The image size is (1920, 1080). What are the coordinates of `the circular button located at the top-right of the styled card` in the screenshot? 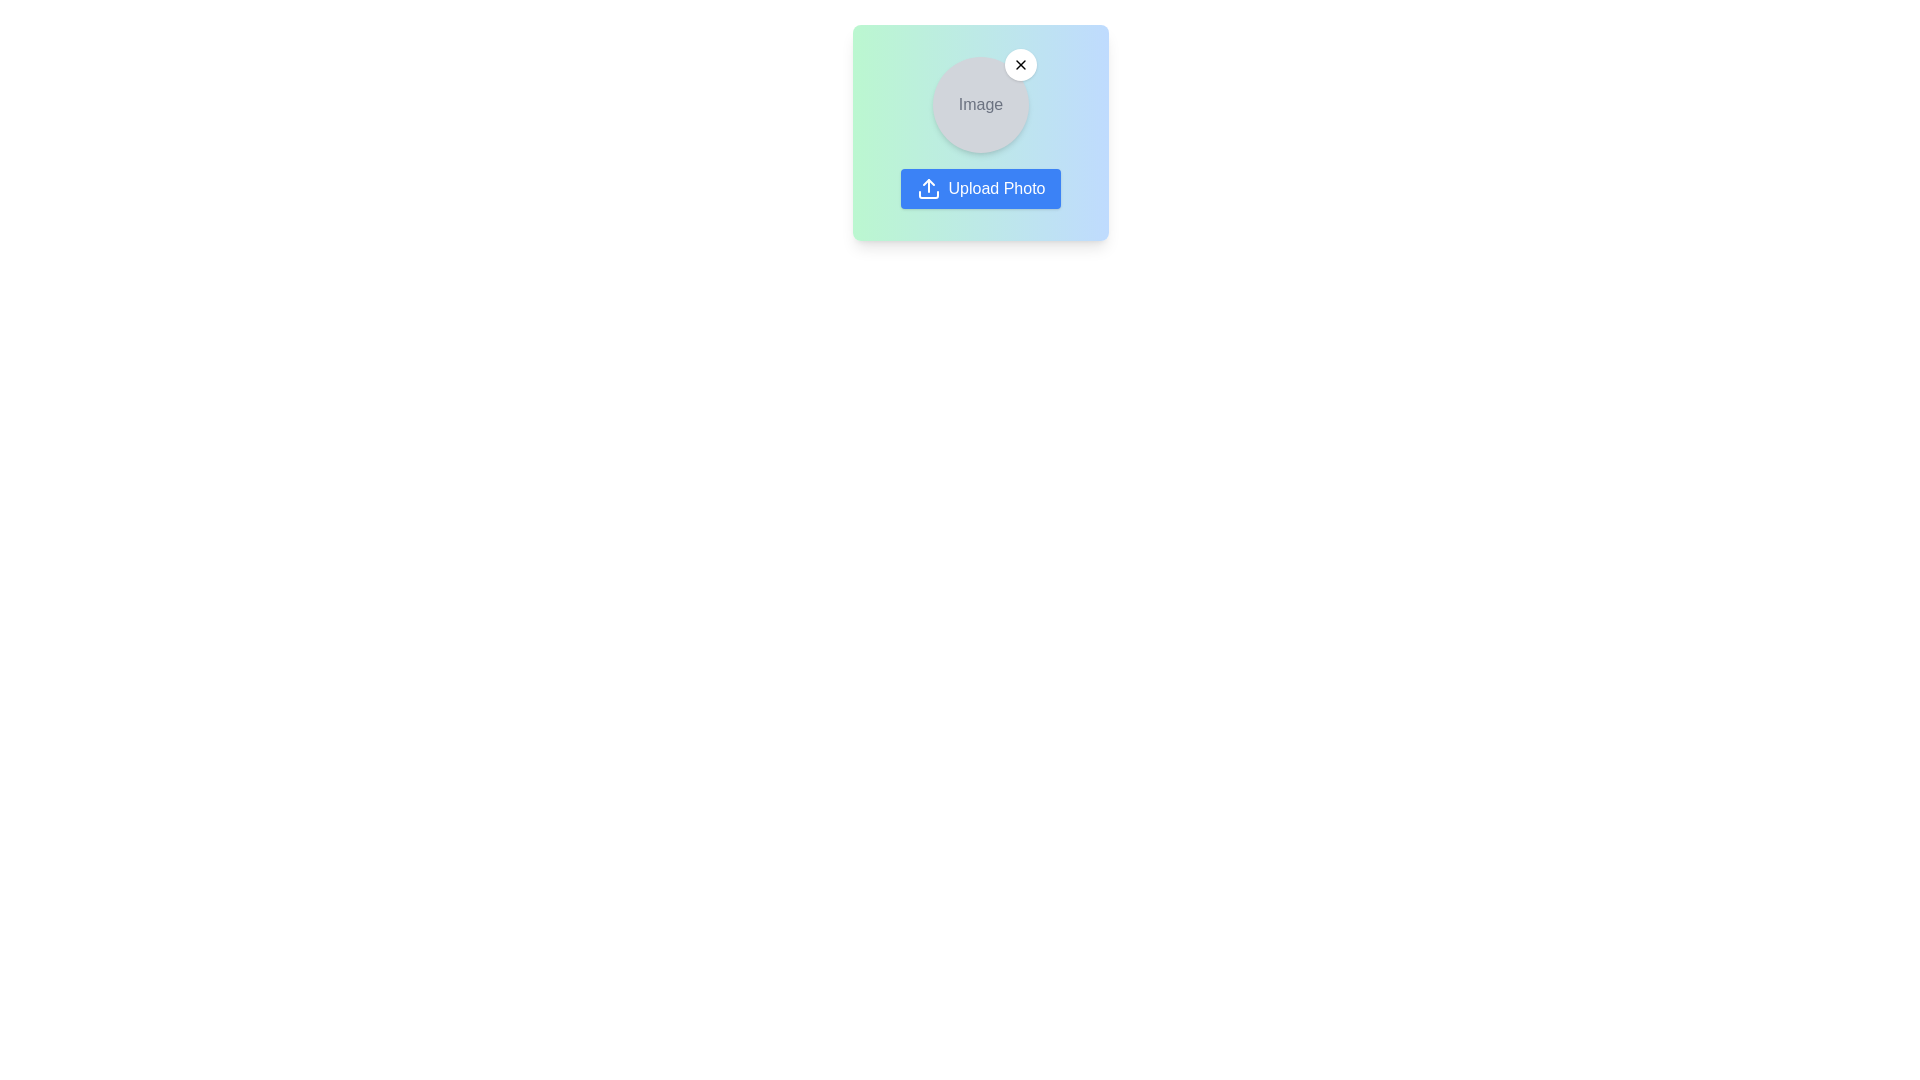 It's located at (1021, 64).